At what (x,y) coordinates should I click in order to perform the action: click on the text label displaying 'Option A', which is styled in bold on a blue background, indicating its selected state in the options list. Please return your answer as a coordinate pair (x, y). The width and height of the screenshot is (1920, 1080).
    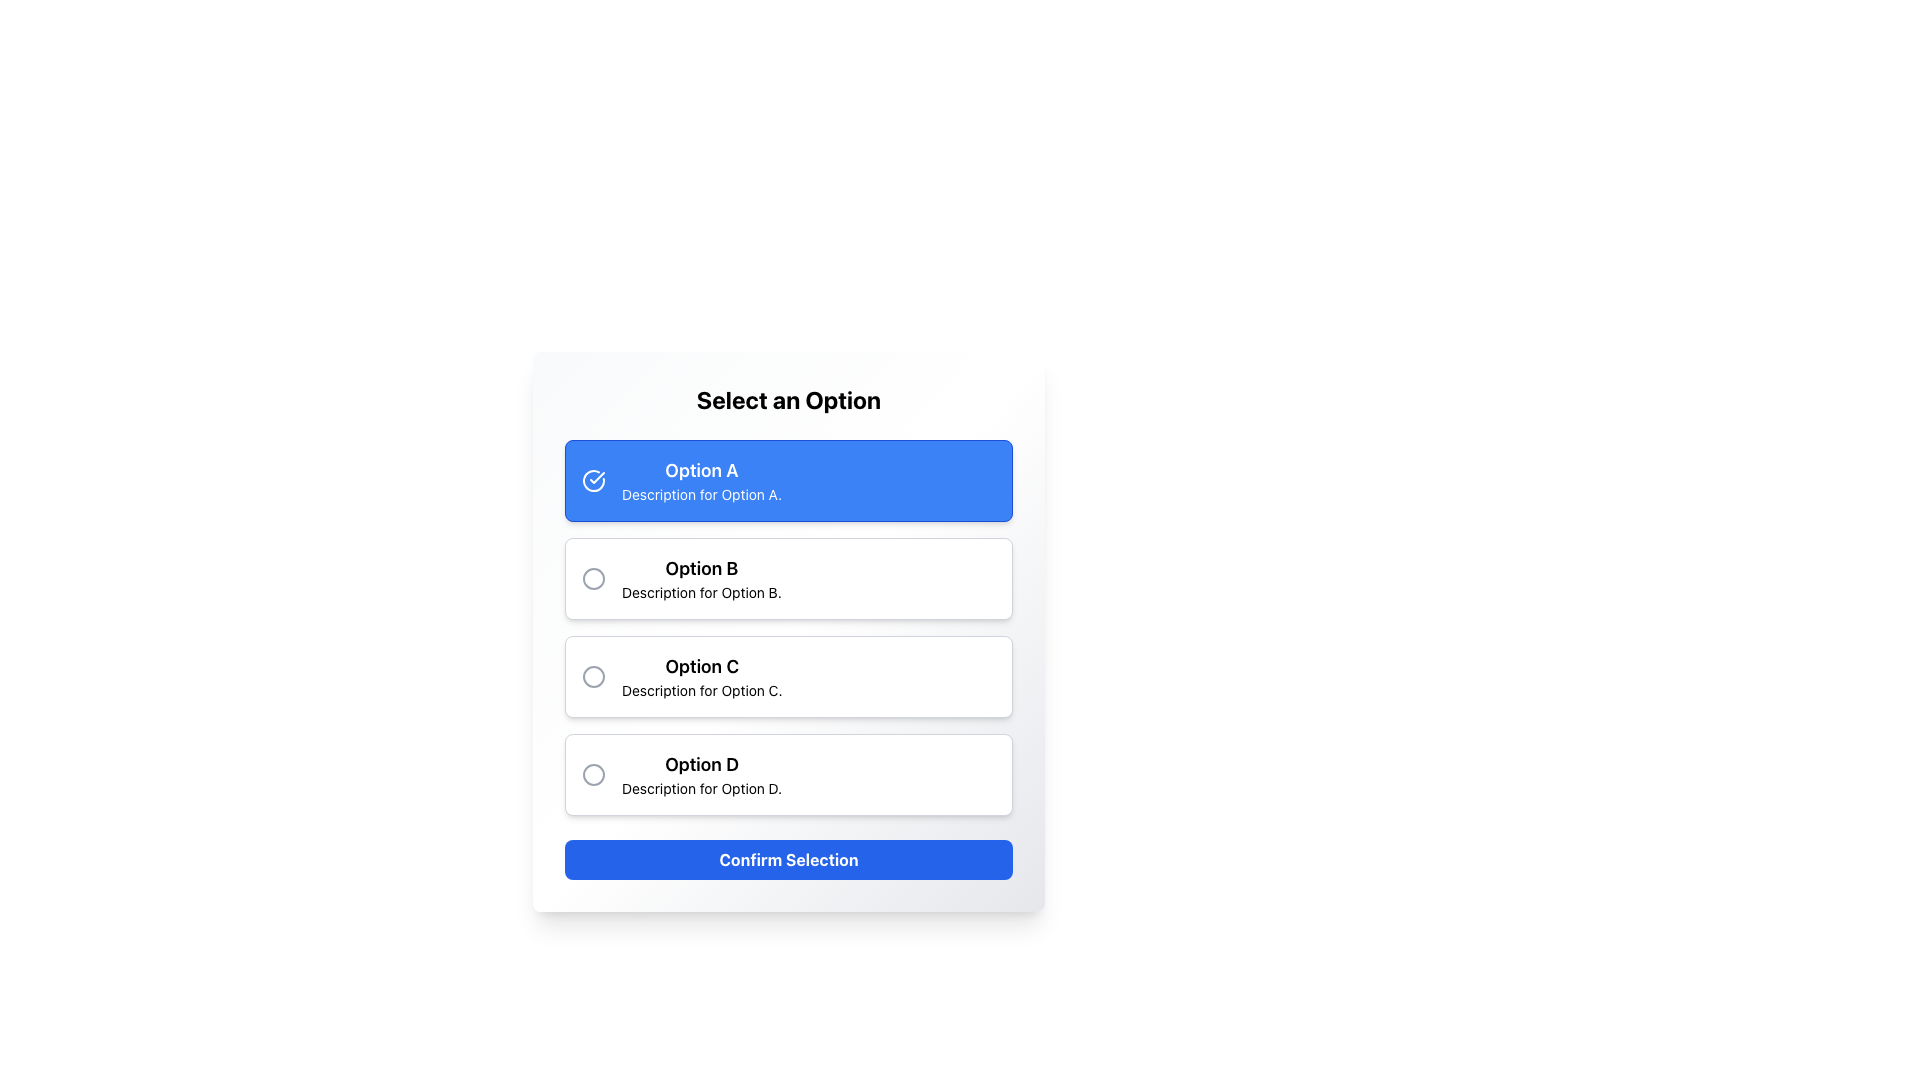
    Looking at the image, I should click on (701, 470).